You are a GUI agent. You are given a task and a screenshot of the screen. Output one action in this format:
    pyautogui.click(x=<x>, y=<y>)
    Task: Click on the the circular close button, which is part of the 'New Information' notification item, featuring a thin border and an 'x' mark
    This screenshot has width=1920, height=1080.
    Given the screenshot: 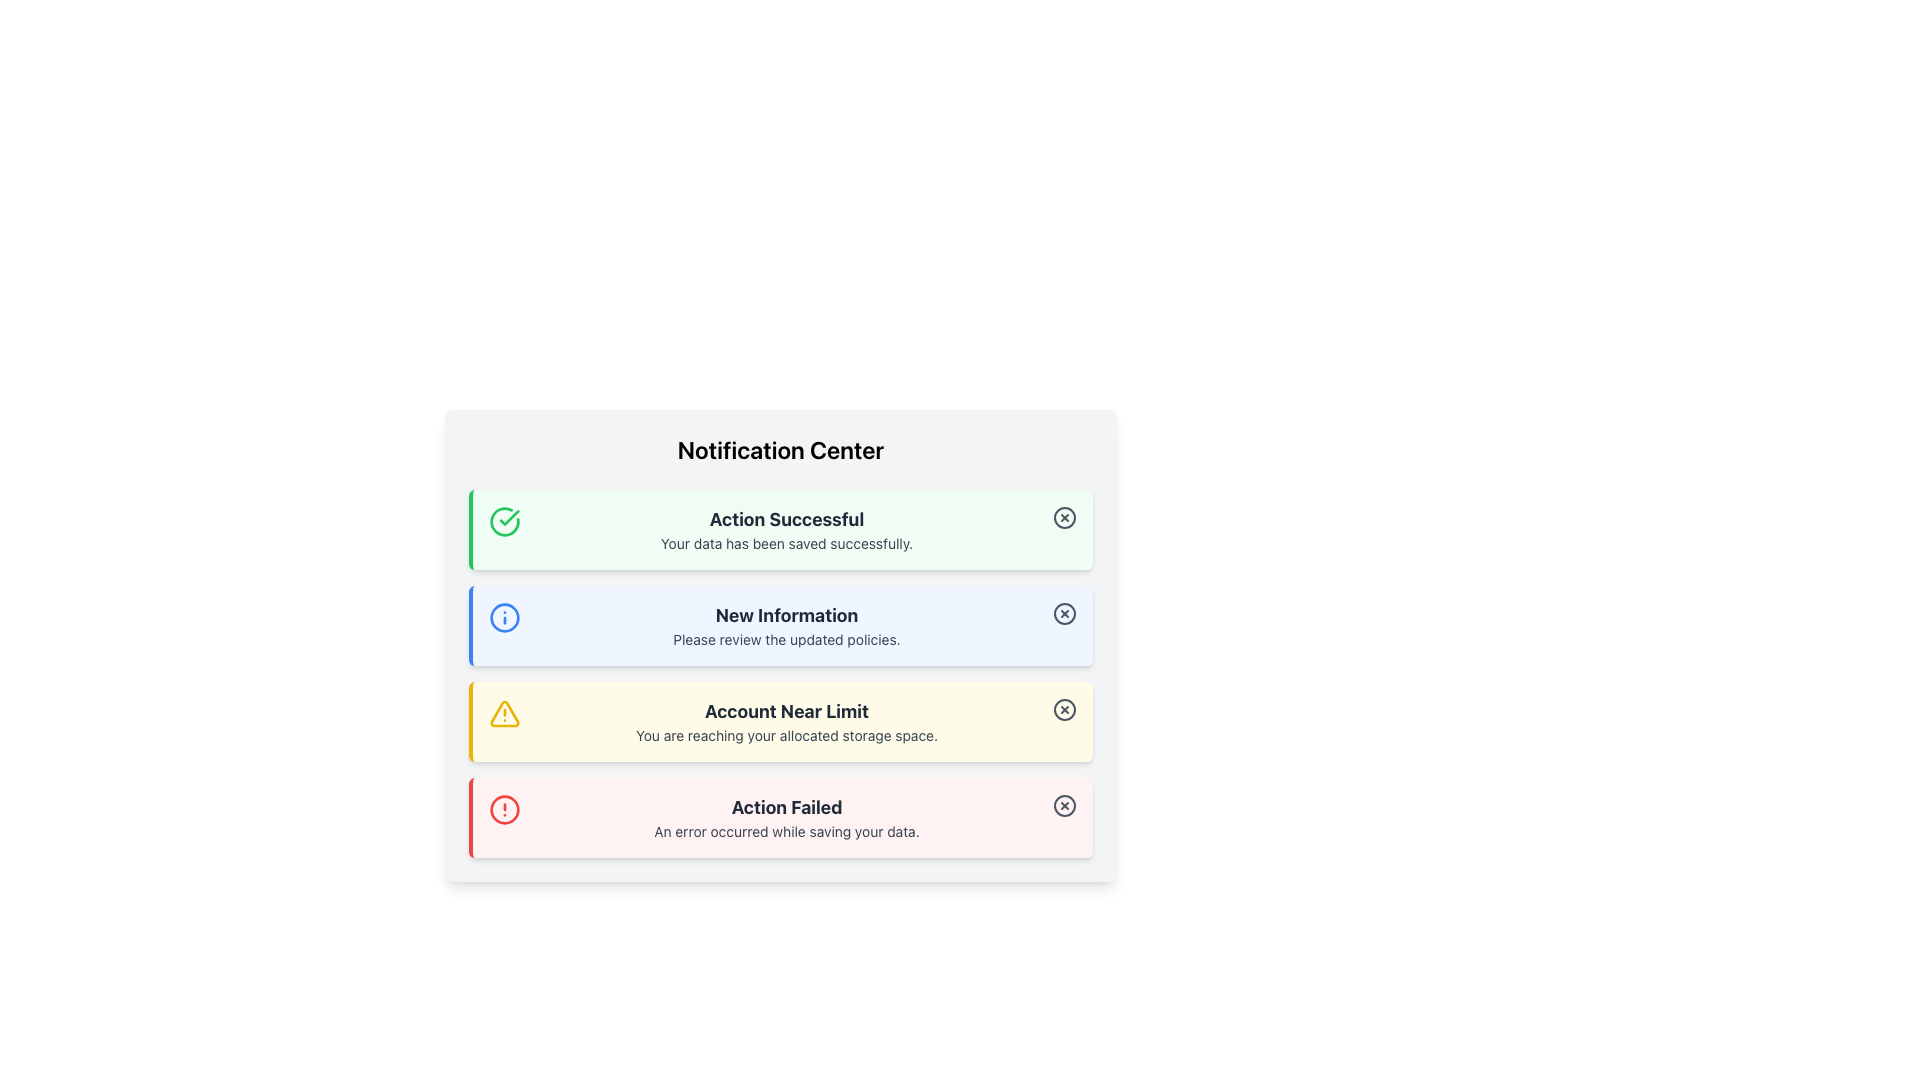 What is the action you would take?
    pyautogui.click(x=1064, y=612)
    